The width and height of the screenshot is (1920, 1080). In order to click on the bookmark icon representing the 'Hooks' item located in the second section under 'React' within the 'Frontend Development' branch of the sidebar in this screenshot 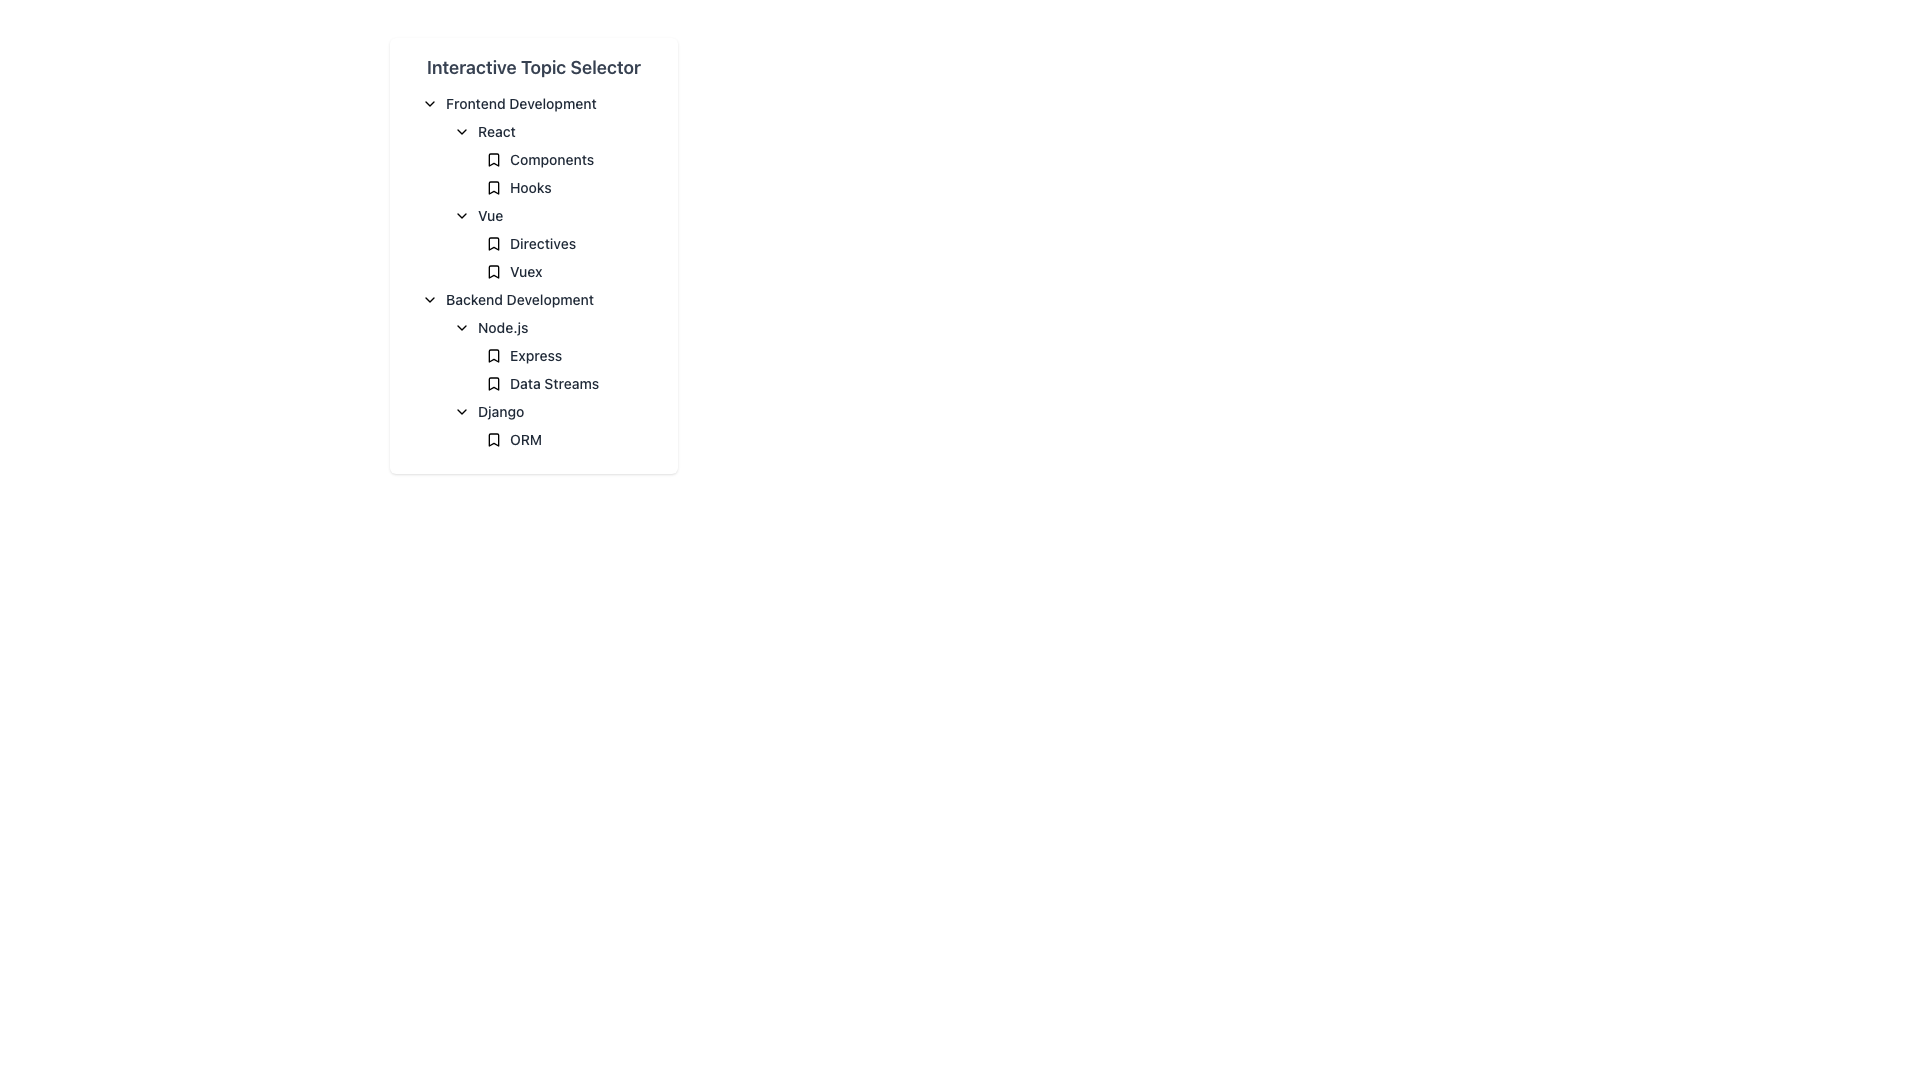, I will do `click(494, 188)`.